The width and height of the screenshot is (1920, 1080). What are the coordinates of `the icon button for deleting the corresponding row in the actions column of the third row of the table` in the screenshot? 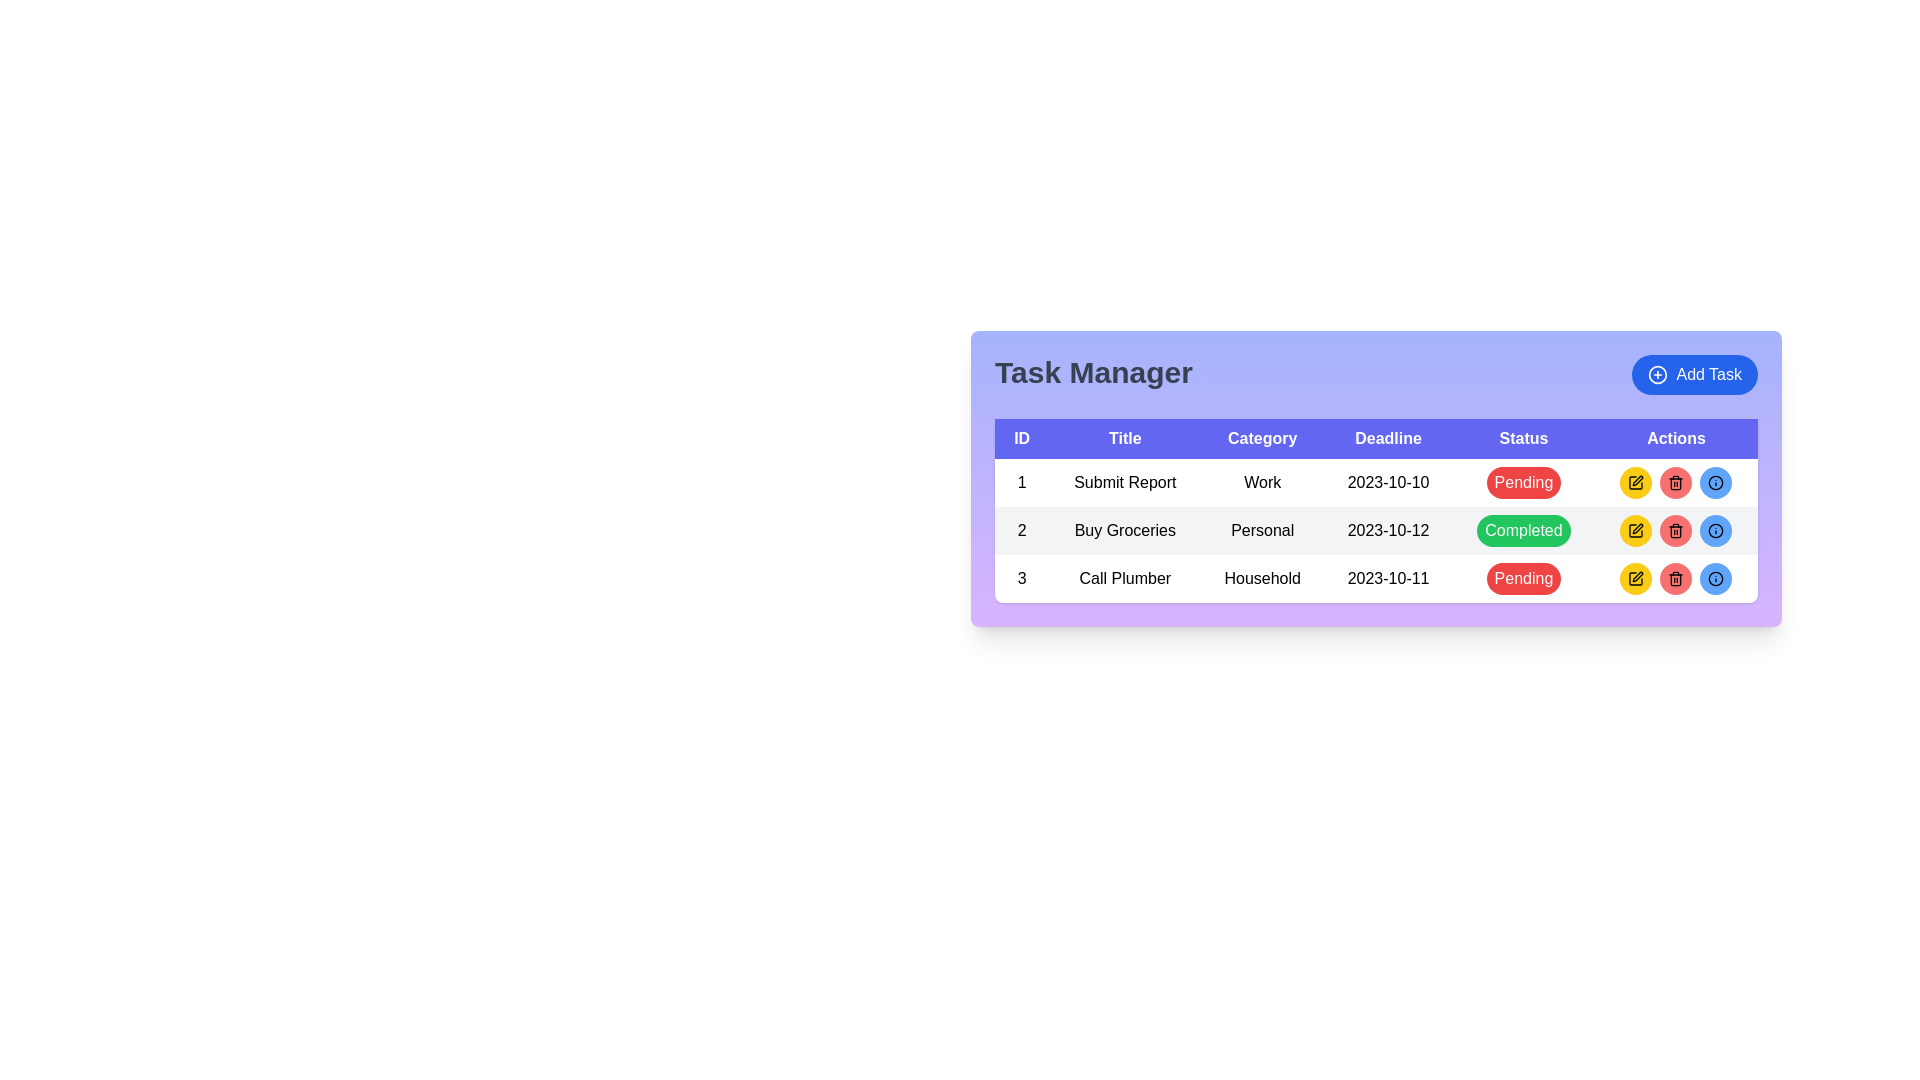 It's located at (1676, 578).